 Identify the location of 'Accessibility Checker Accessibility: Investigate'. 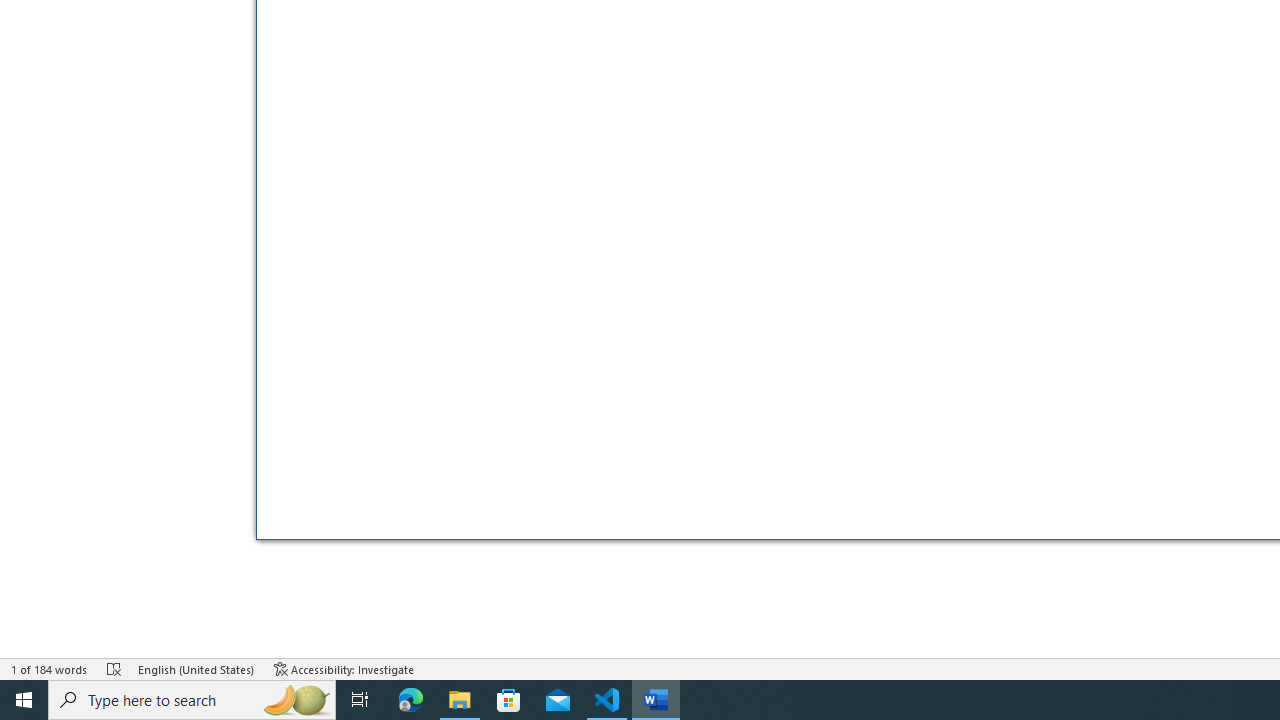
(344, 669).